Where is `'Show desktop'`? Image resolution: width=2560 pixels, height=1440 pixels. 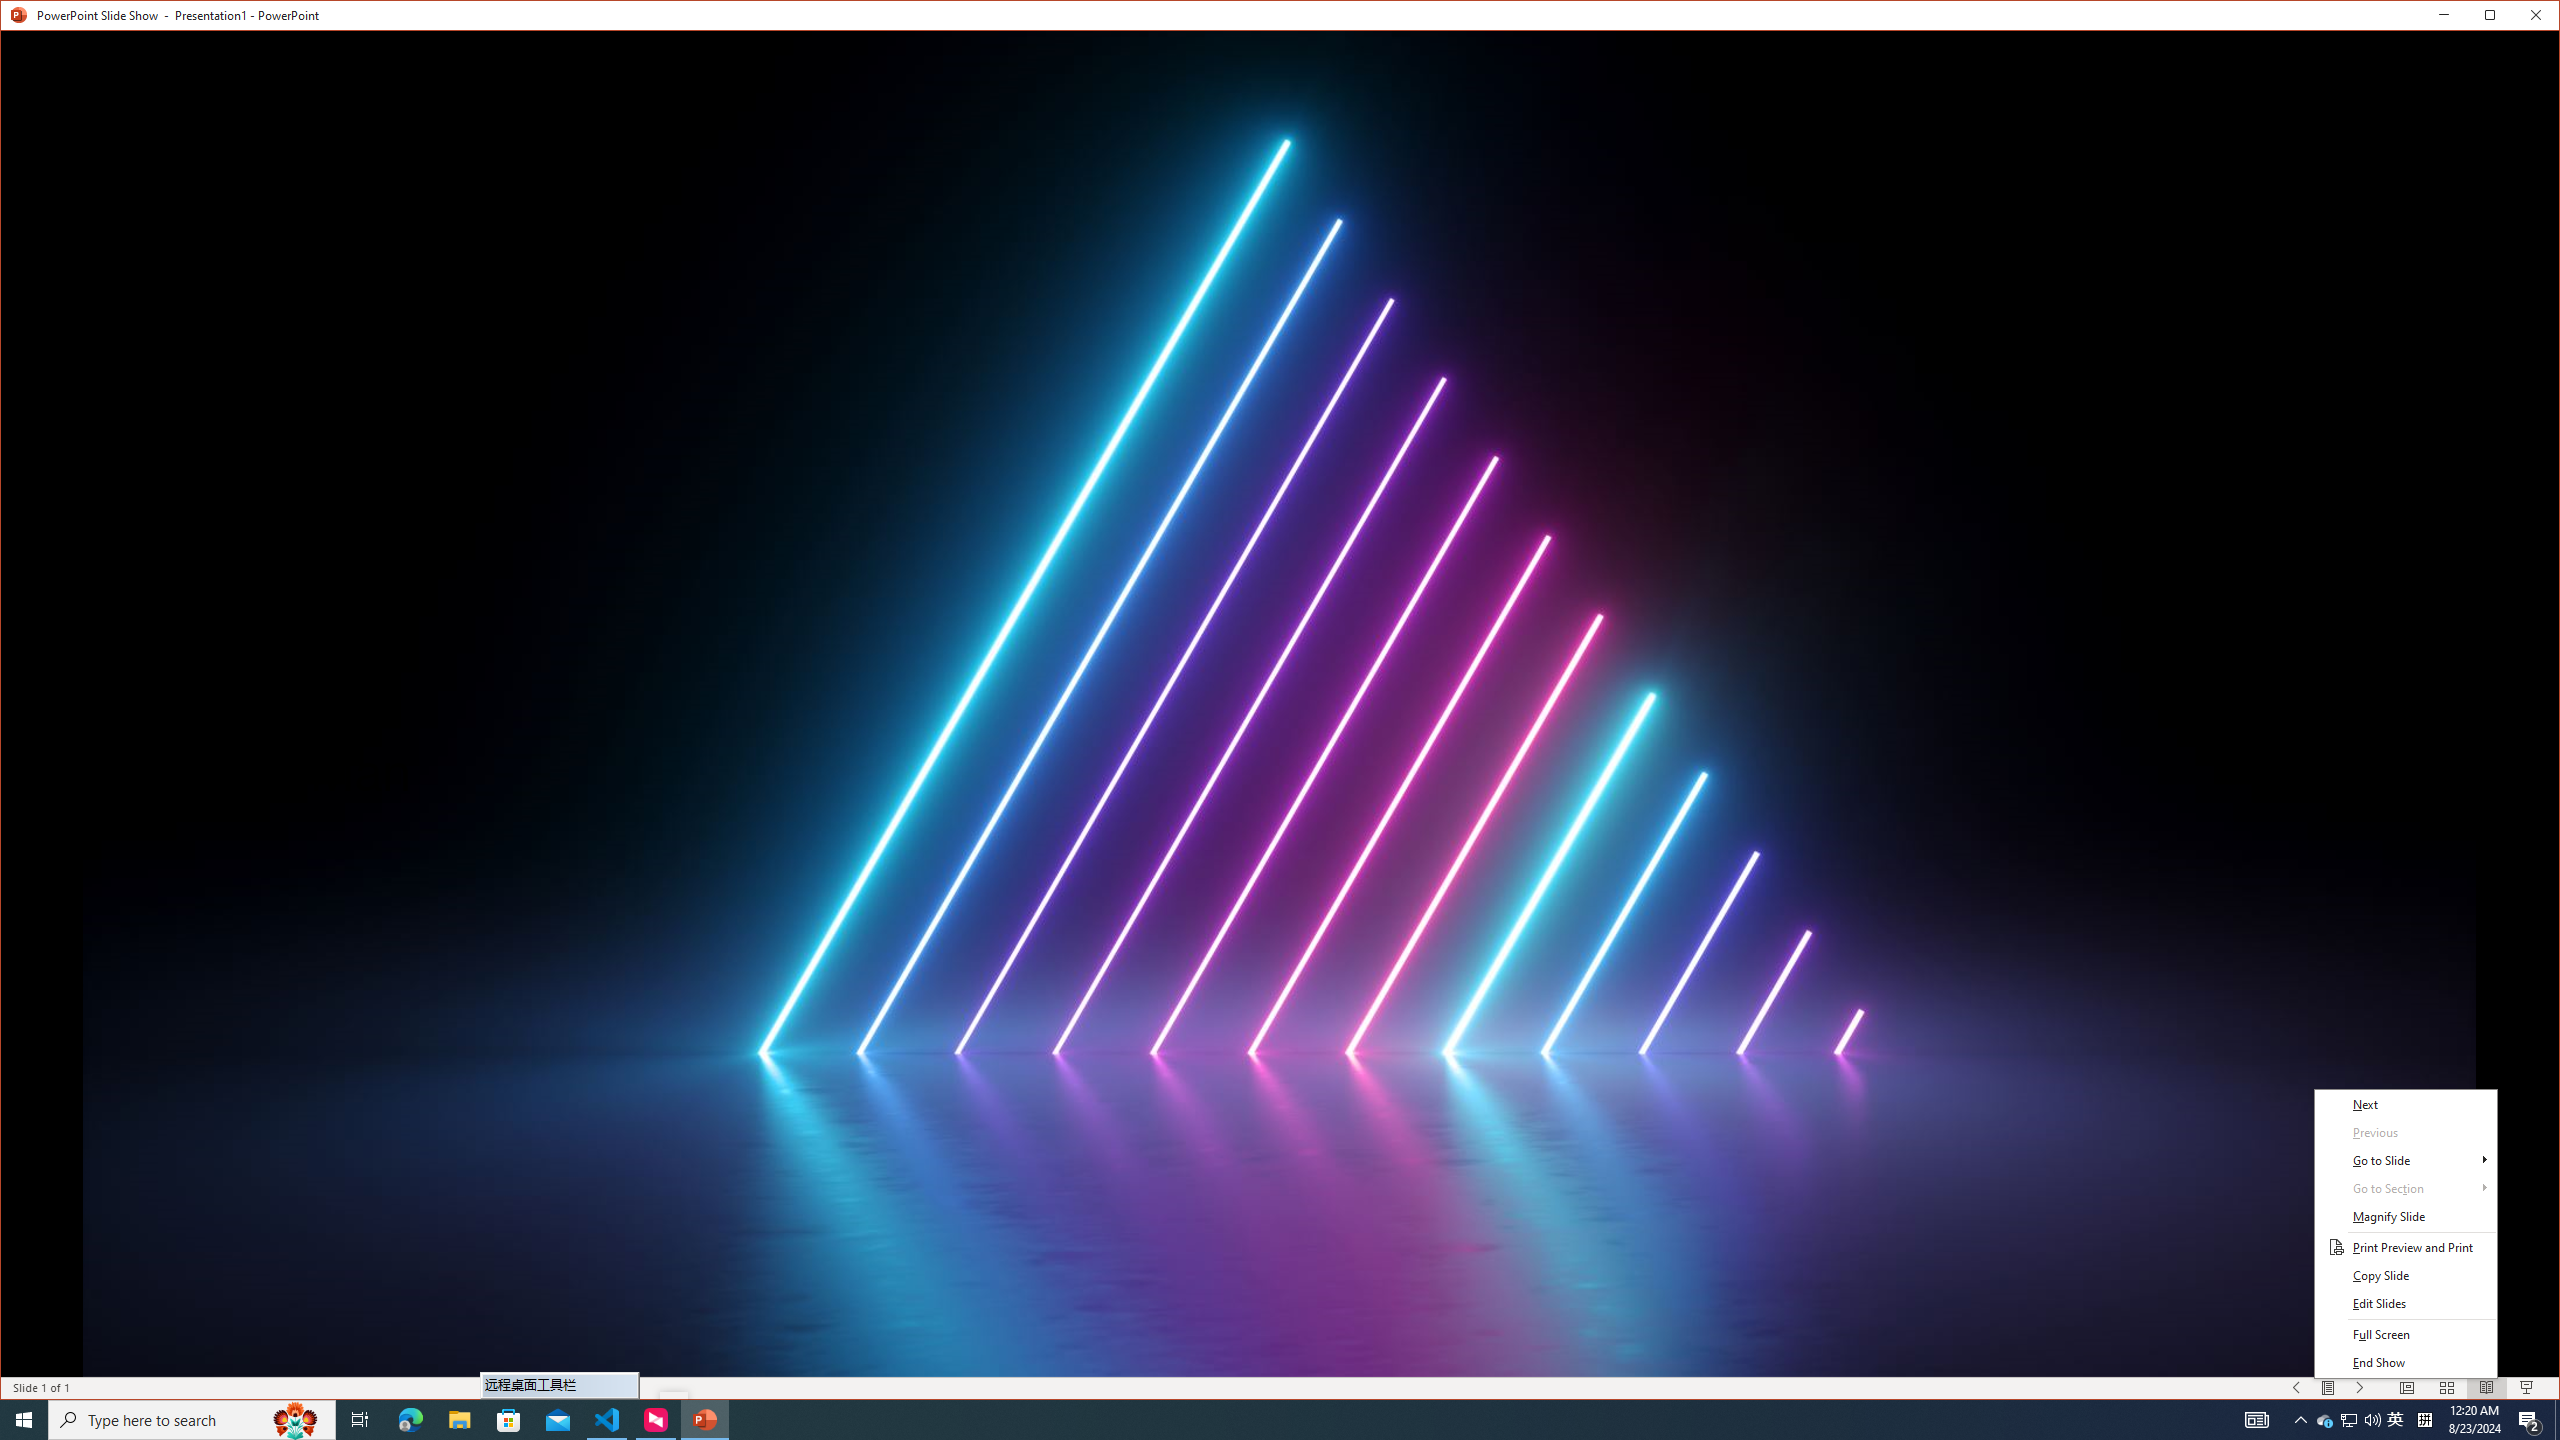 'Show desktop' is located at coordinates (2556, 1418).